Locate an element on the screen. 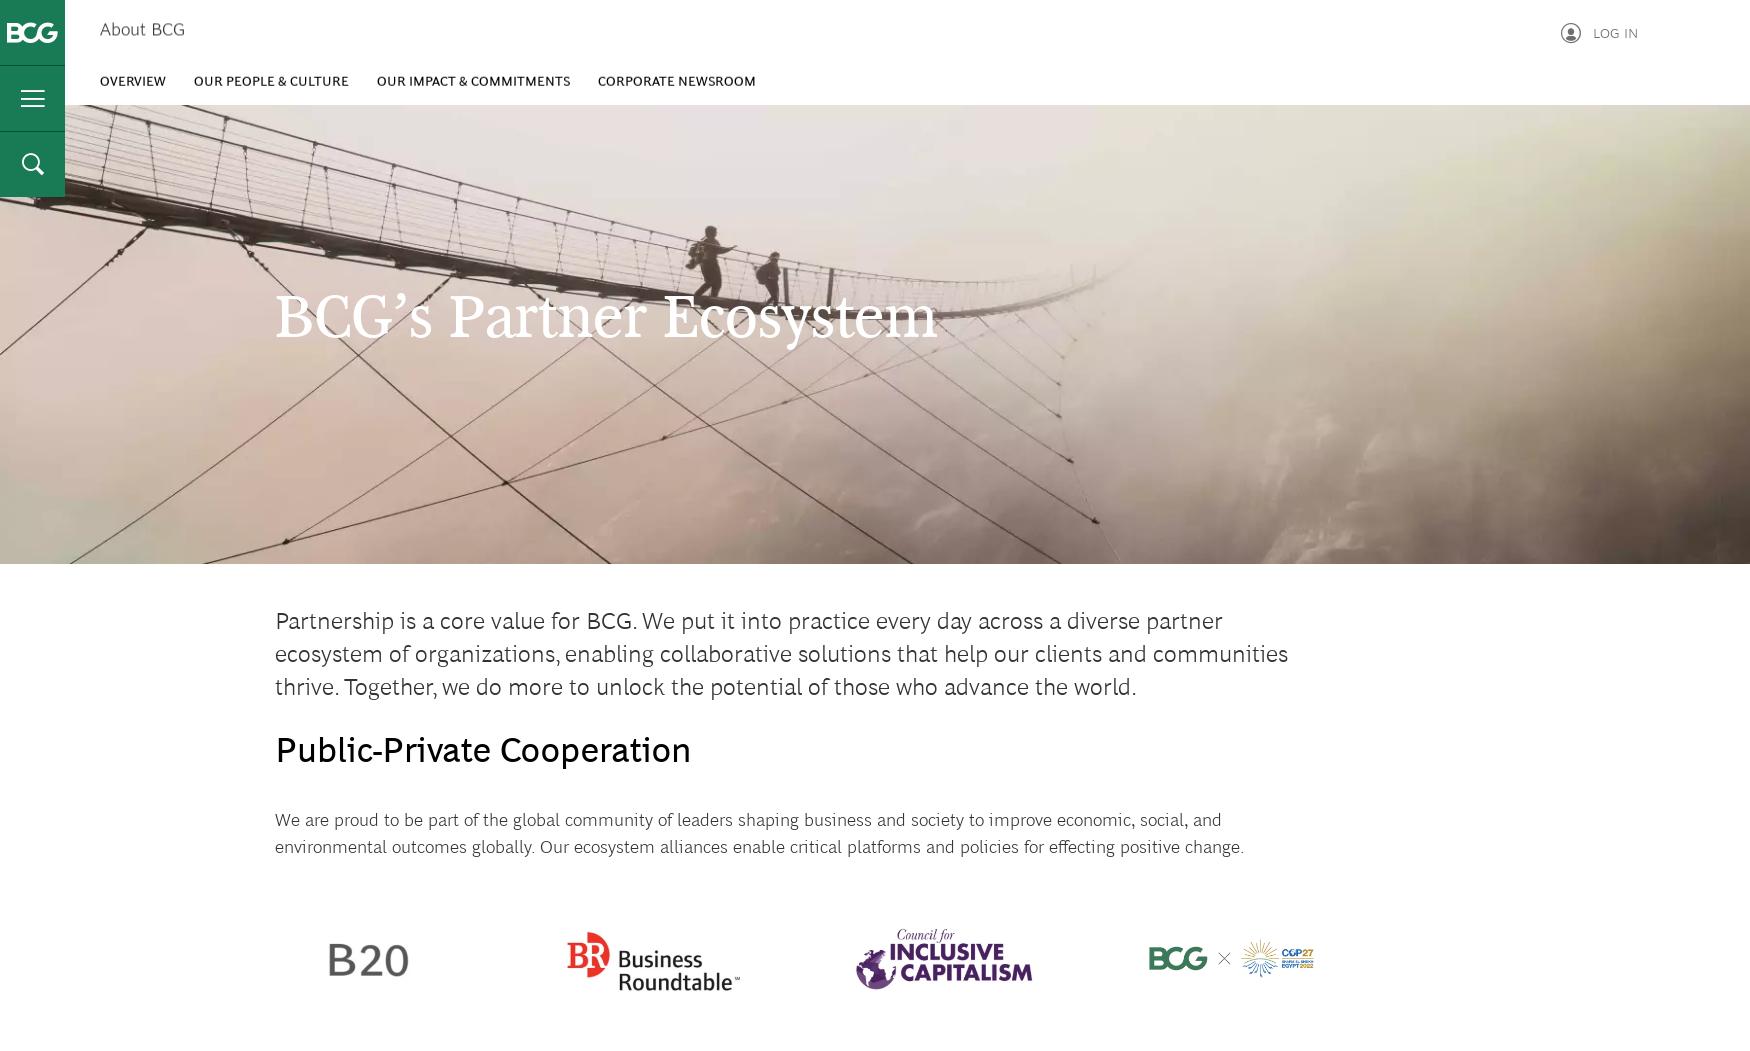 The height and width of the screenshot is (1051, 1750). 'Our People & Culture' is located at coordinates (270, 90).